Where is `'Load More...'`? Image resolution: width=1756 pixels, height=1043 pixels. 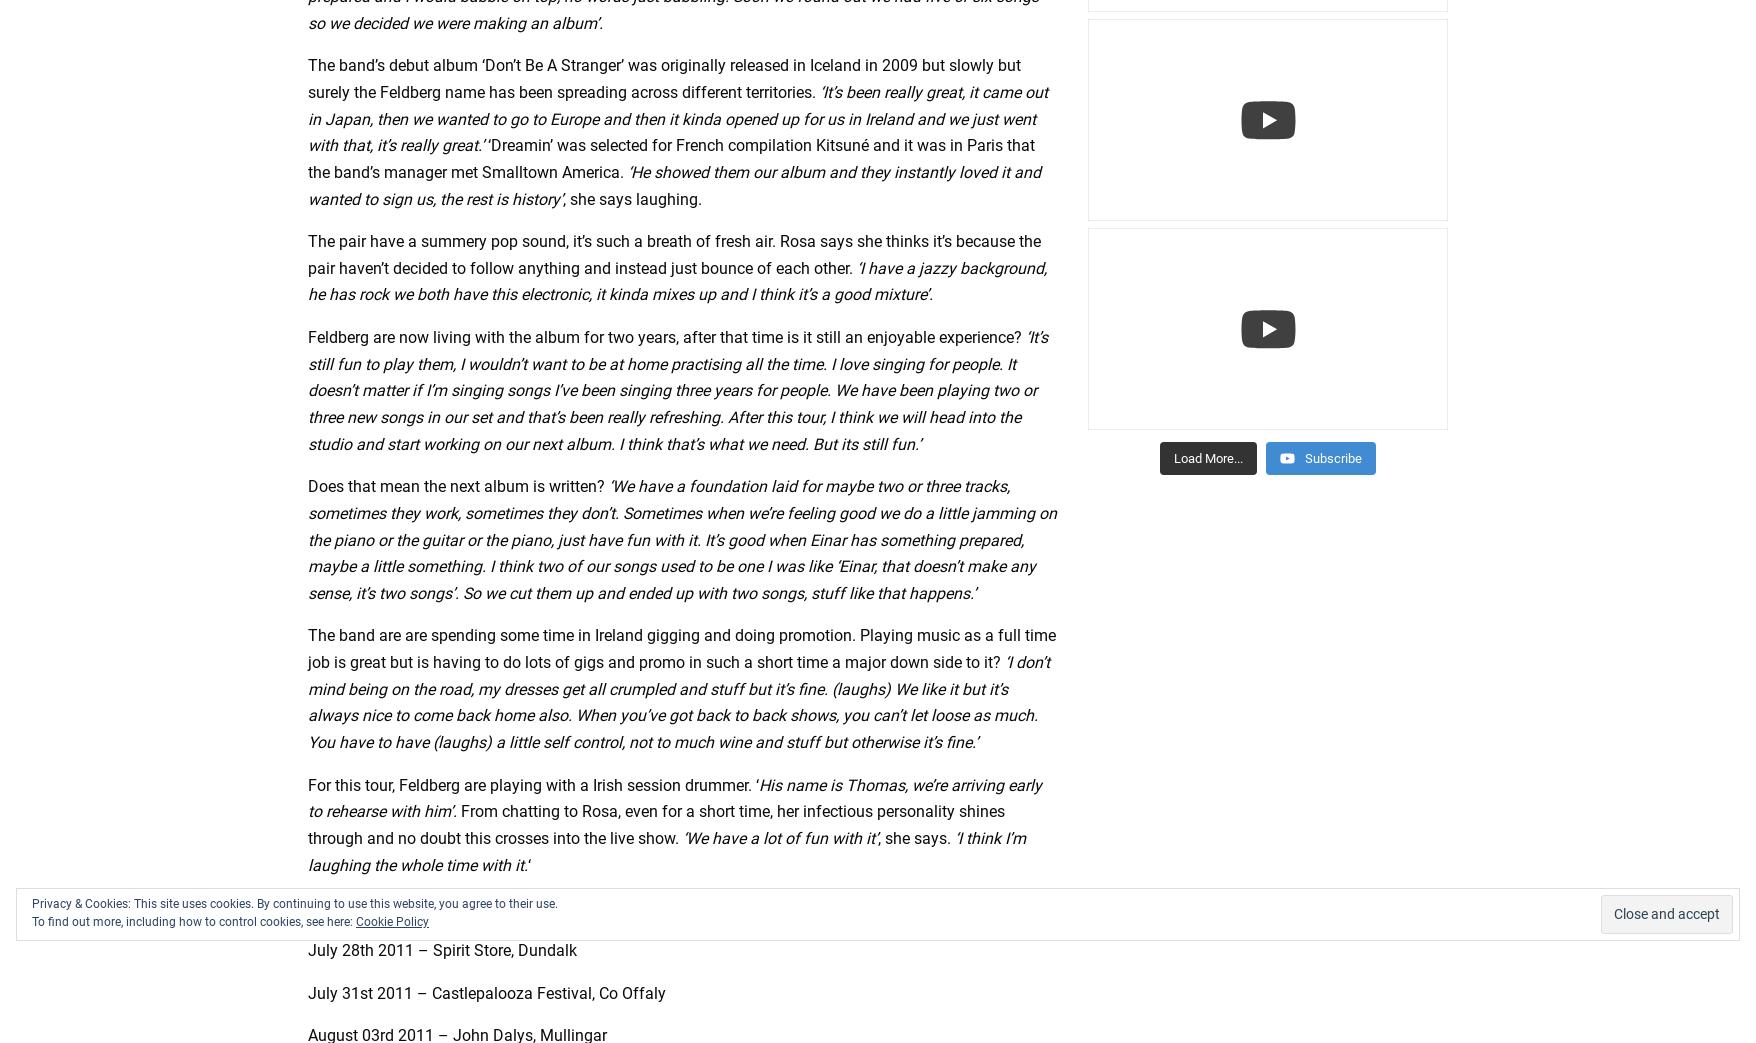
'Load More...' is located at coordinates (1207, 456).